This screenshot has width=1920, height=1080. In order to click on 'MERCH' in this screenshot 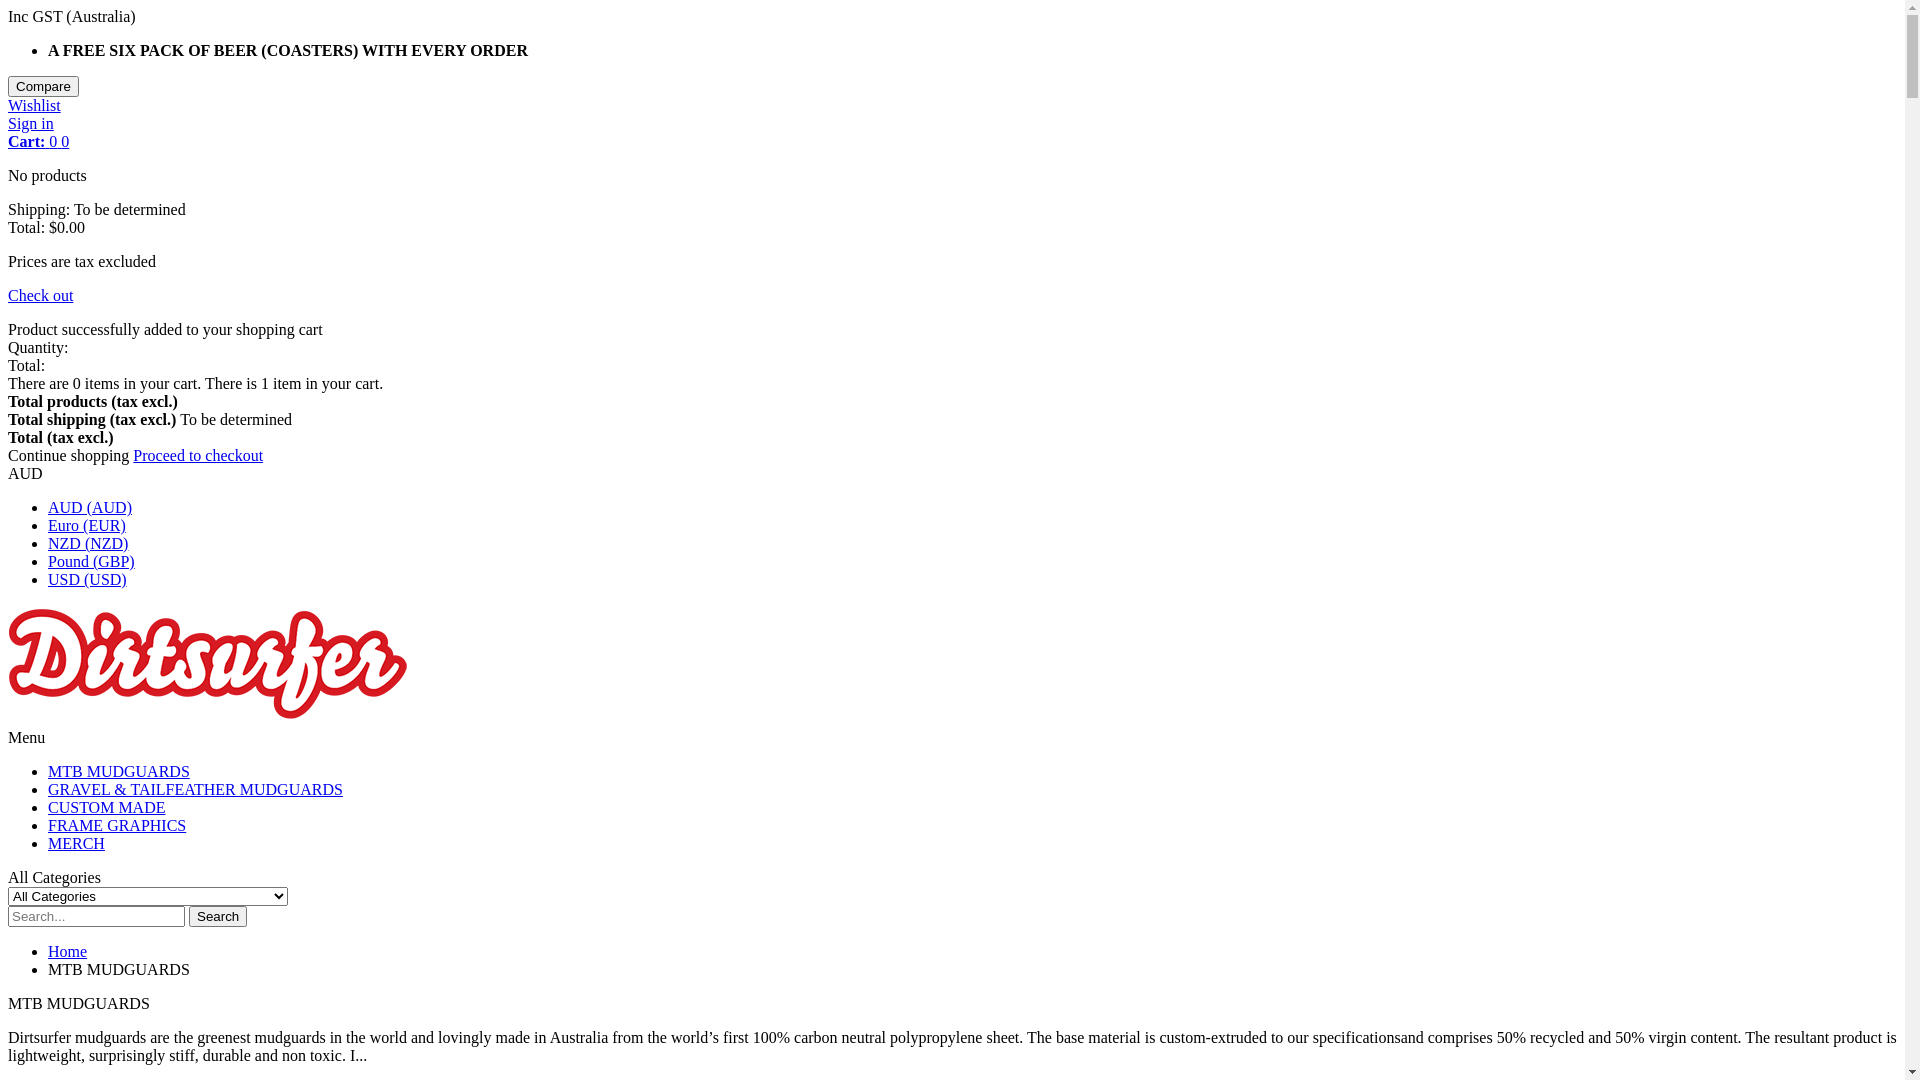, I will do `click(48, 843)`.